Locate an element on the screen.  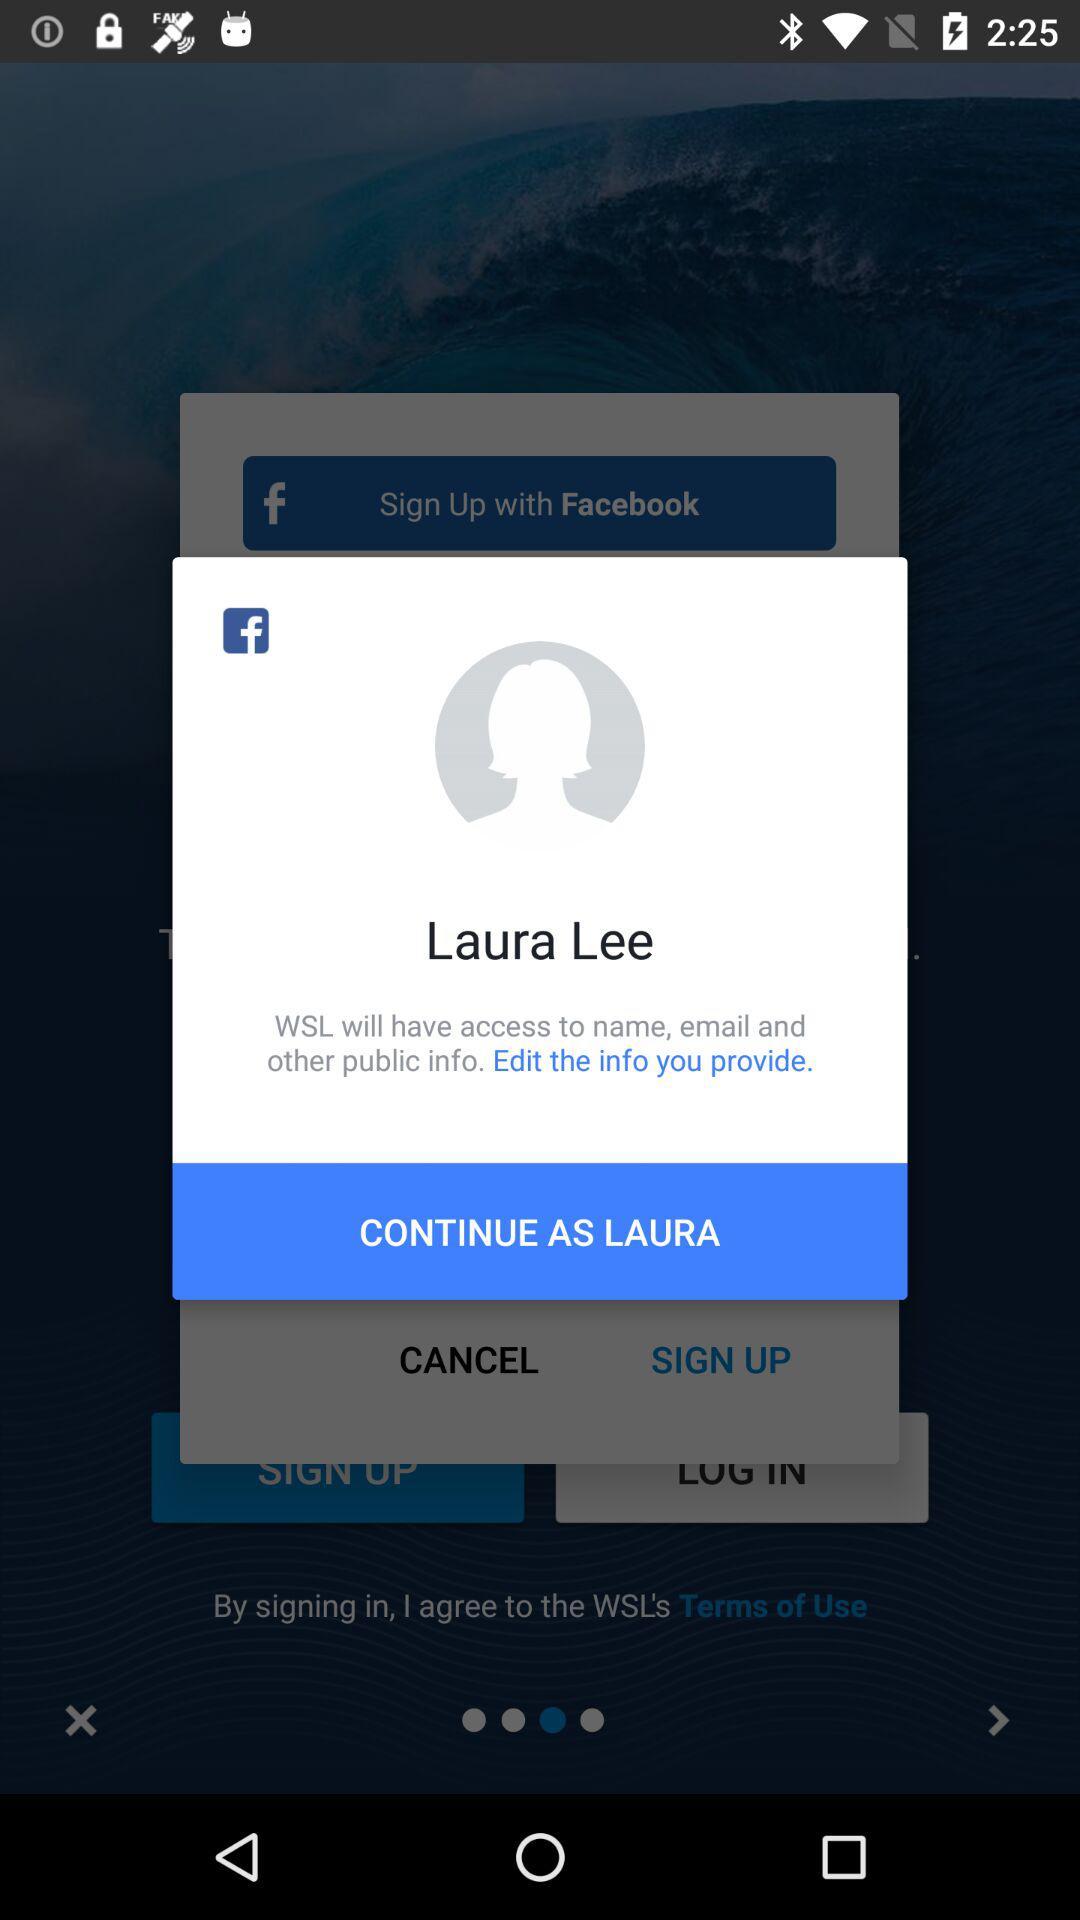
the icon below wsl will have item is located at coordinates (540, 1230).